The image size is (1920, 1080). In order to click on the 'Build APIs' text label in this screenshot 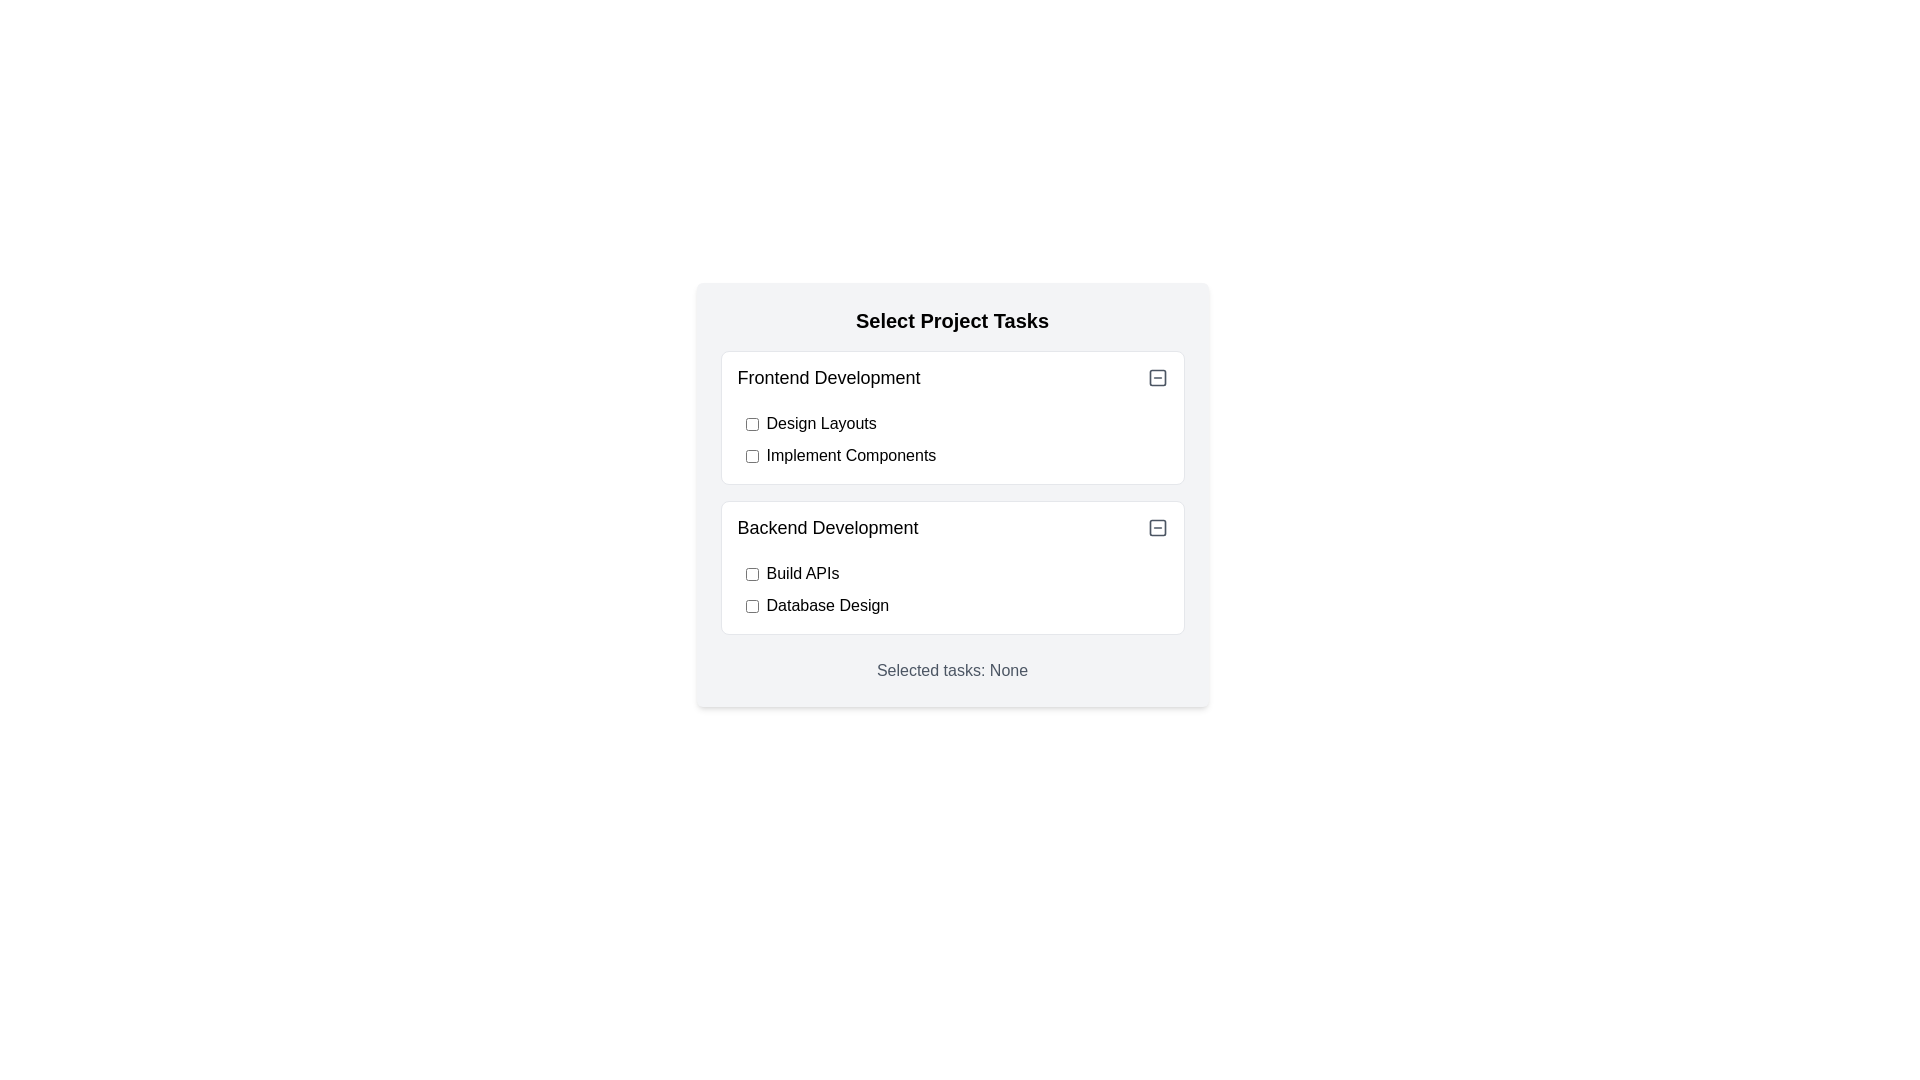, I will do `click(802, 574)`.